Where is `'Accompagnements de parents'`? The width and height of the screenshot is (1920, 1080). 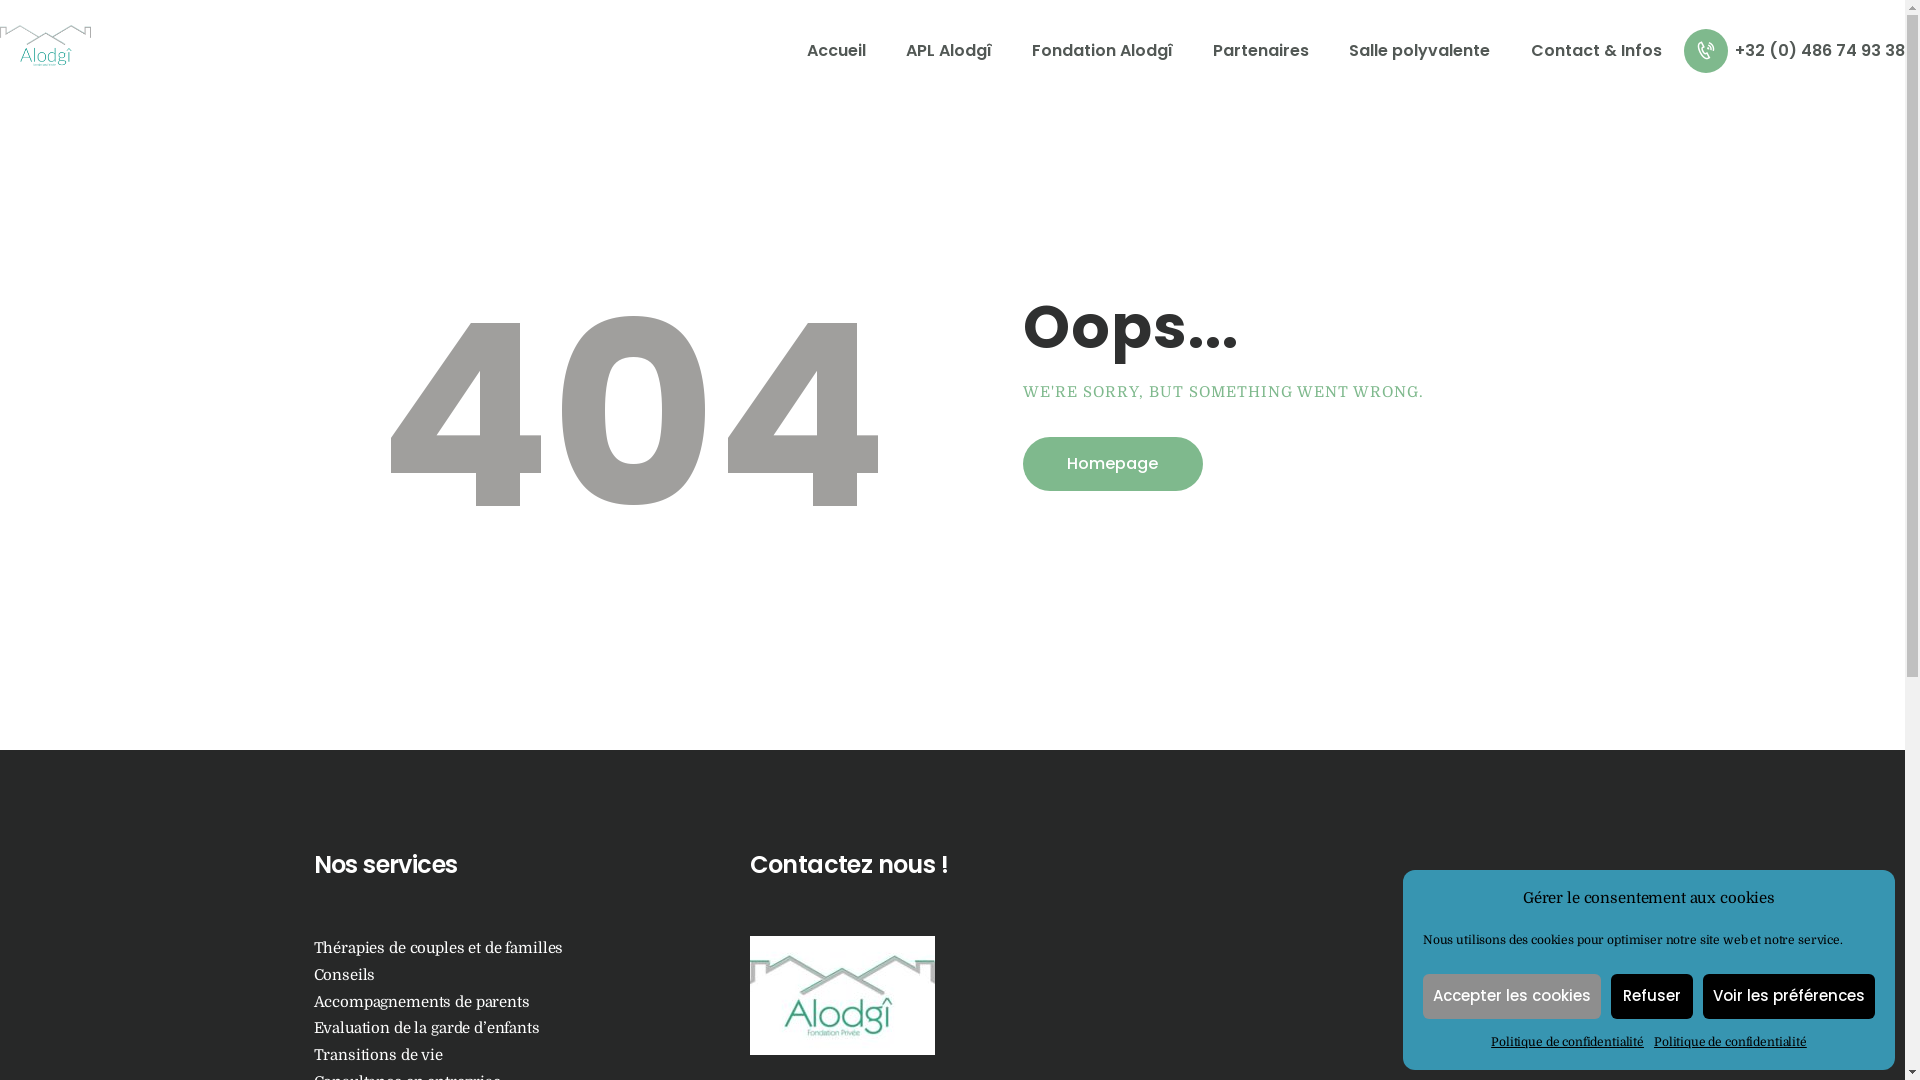
'Accompagnements de parents' is located at coordinates (312, 1002).